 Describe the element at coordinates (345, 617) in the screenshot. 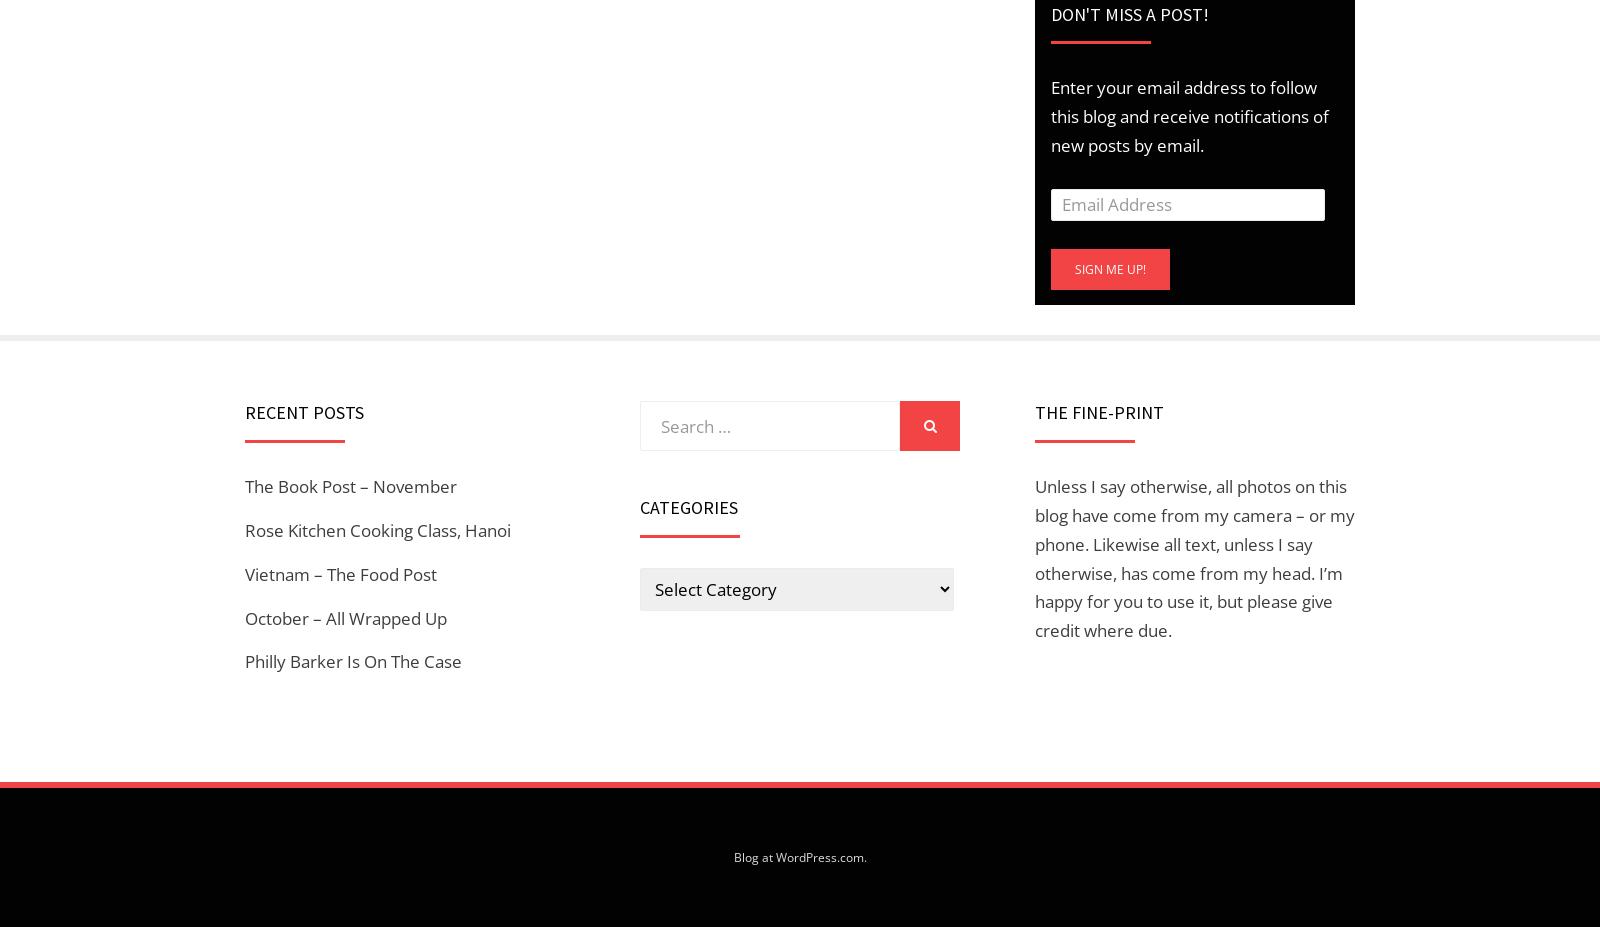

I see `'October – All Wrapped Up'` at that location.